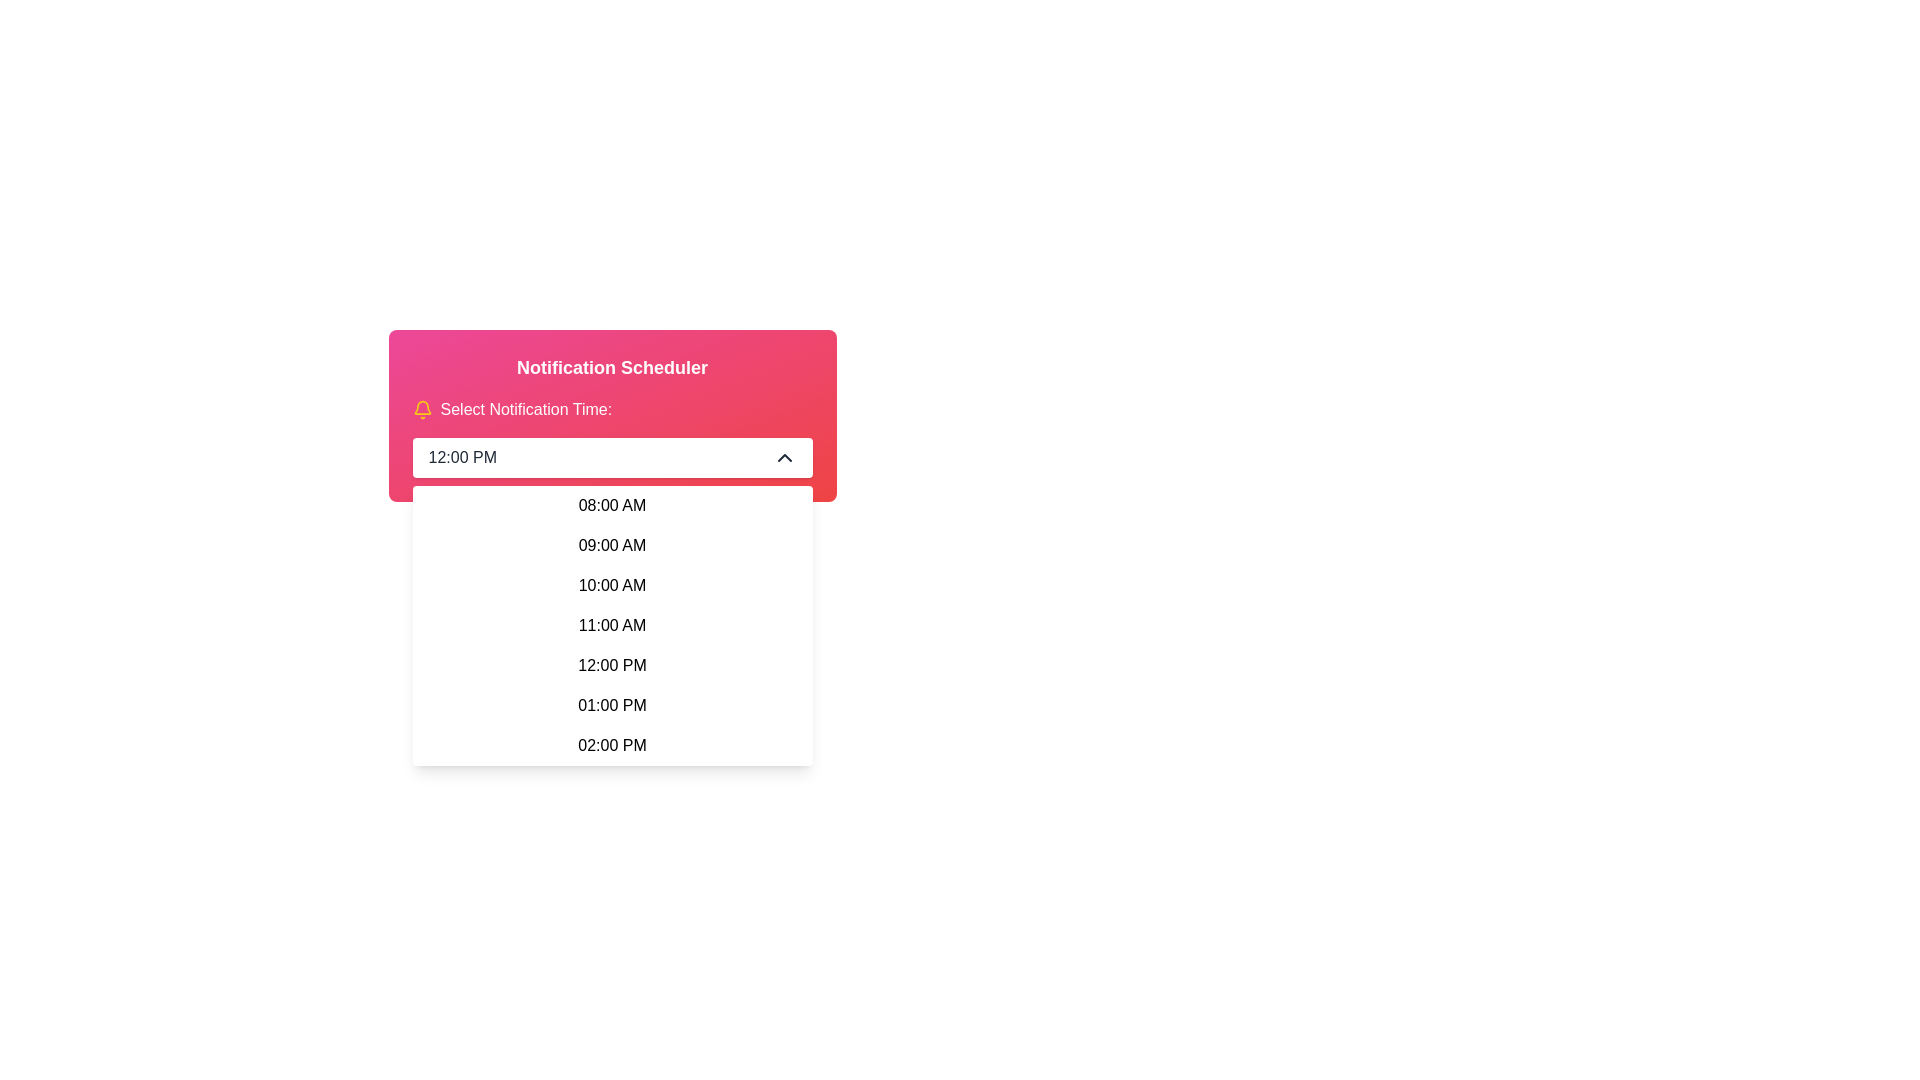  What do you see at coordinates (421, 406) in the screenshot?
I see `the vibrant yellow bell-shaped icon labeled 'lucide-bell' at the top-left corner of the notification scheduler interface` at bounding box center [421, 406].